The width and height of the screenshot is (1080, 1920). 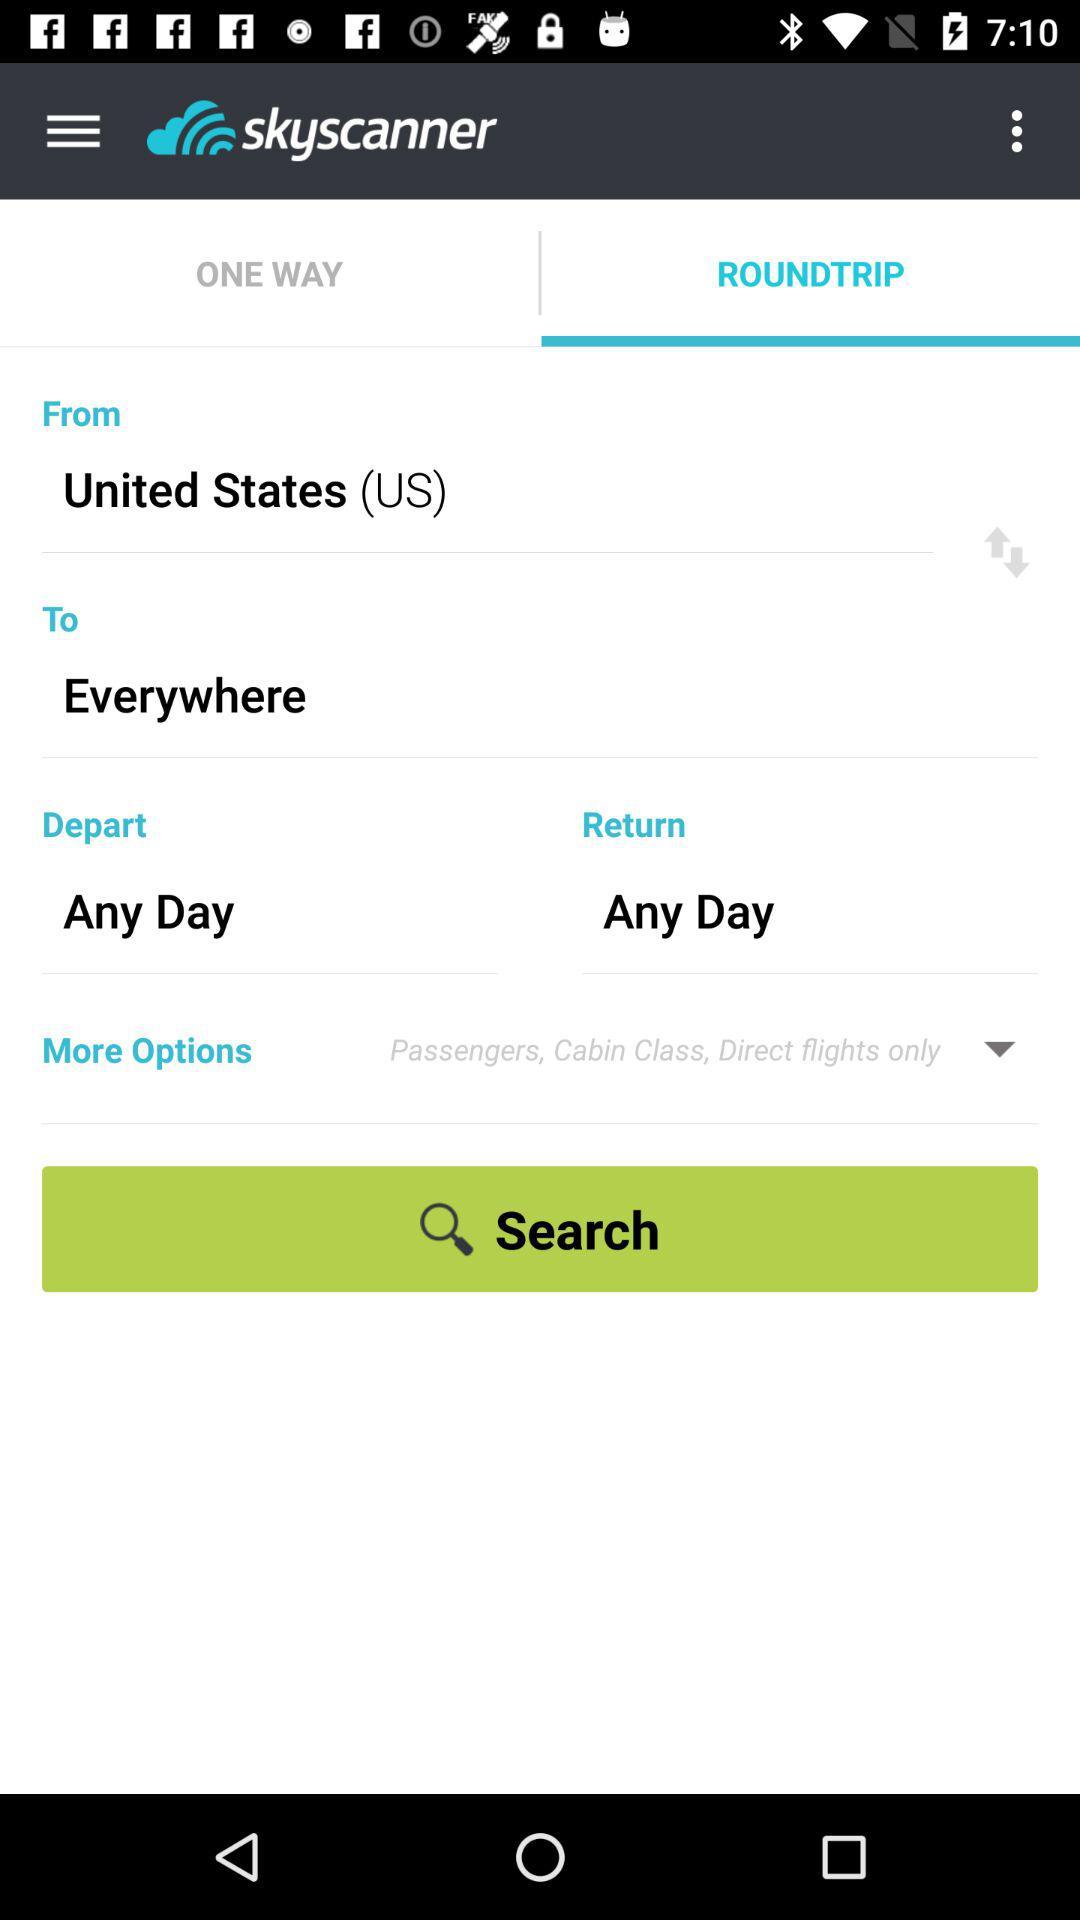 I want to click on the 3 vertical dots icon, so click(x=1033, y=129).